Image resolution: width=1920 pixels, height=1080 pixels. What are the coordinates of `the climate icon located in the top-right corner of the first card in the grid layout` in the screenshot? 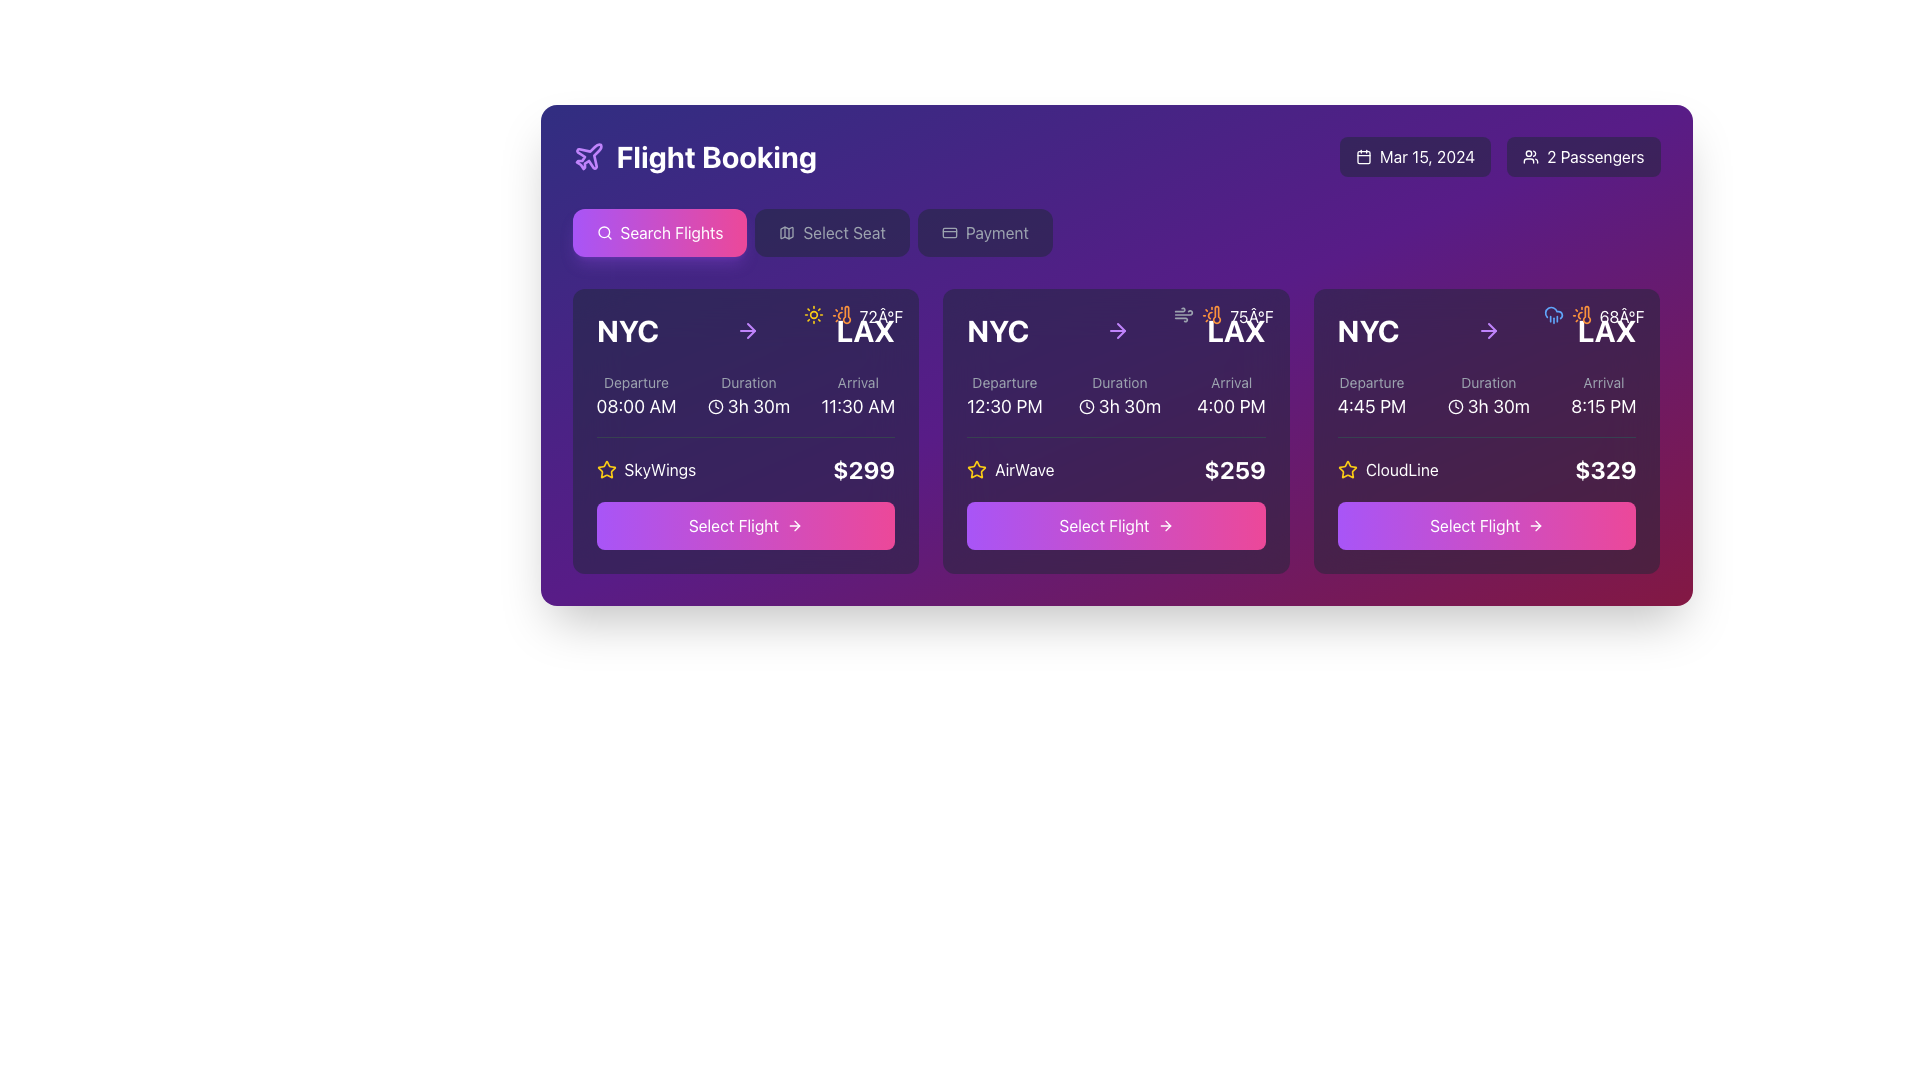 It's located at (841, 315).